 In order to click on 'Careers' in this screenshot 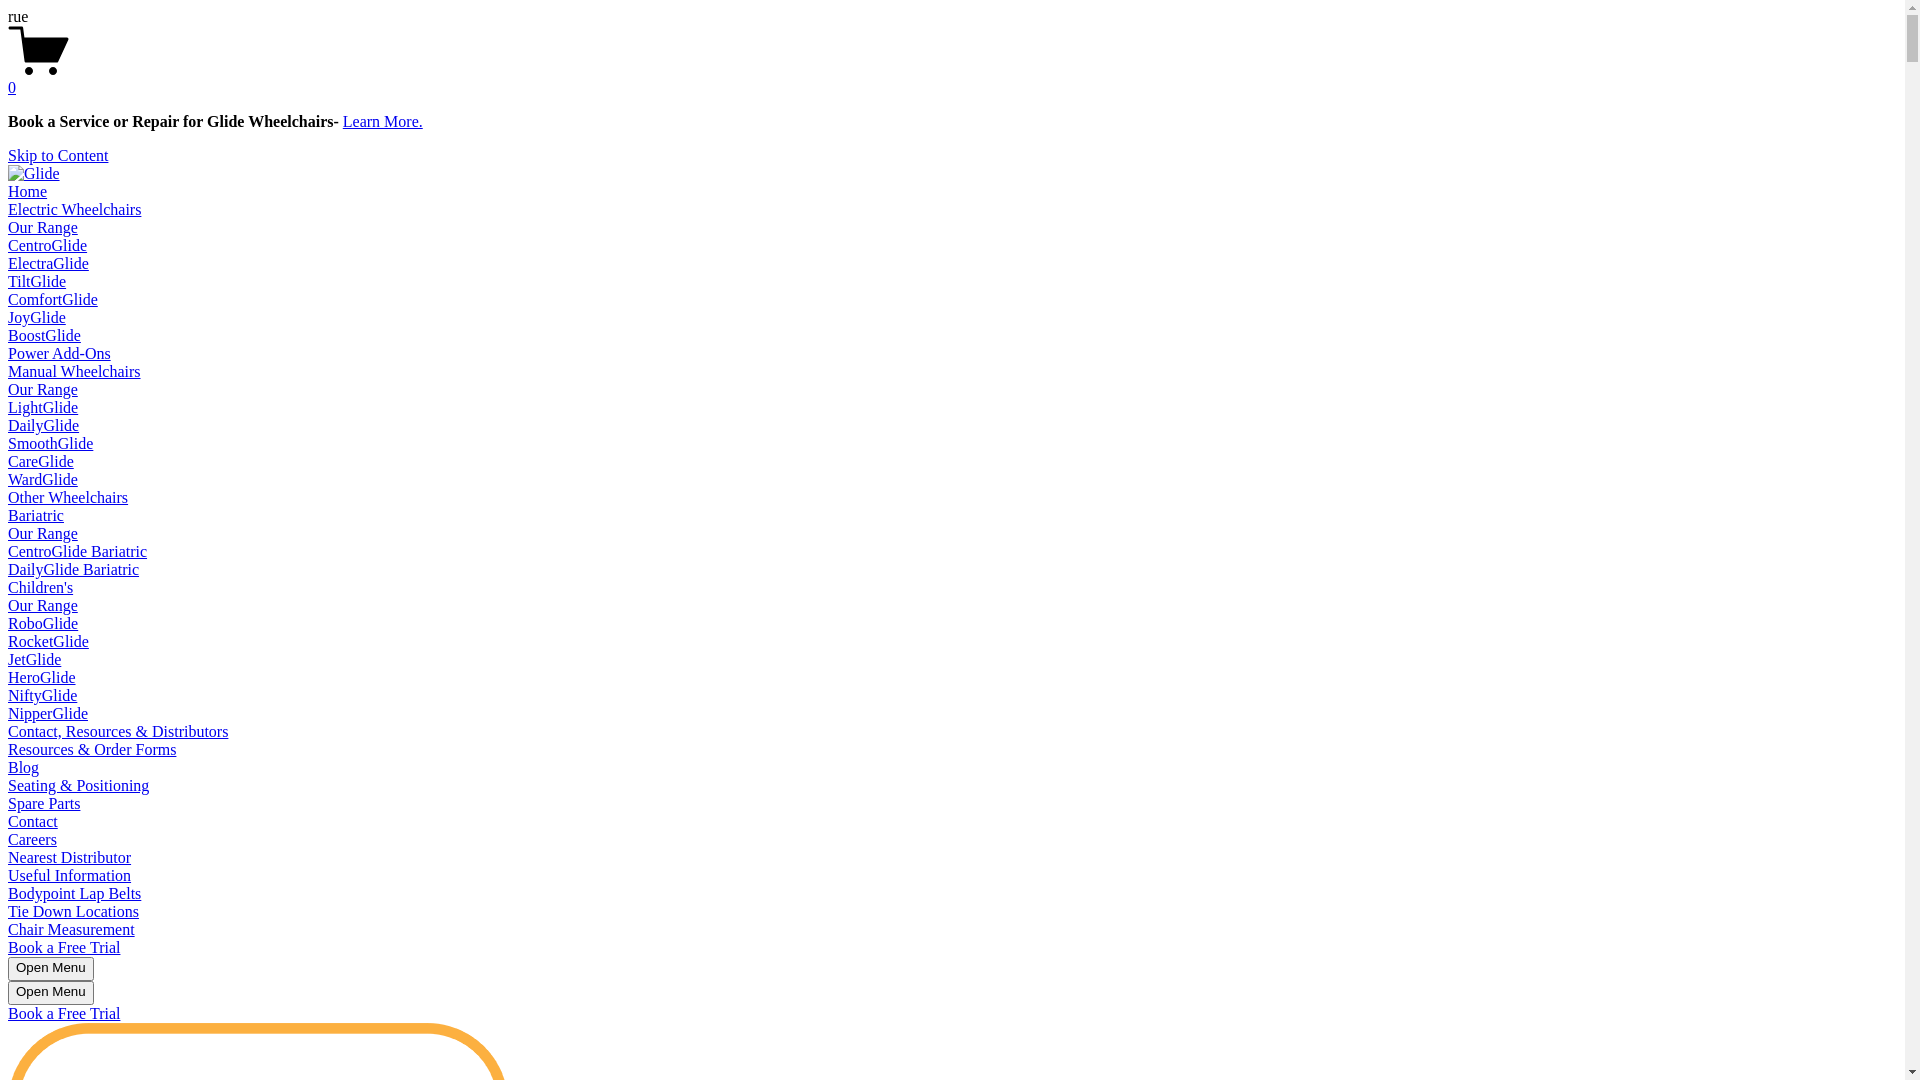, I will do `click(32, 839)`.